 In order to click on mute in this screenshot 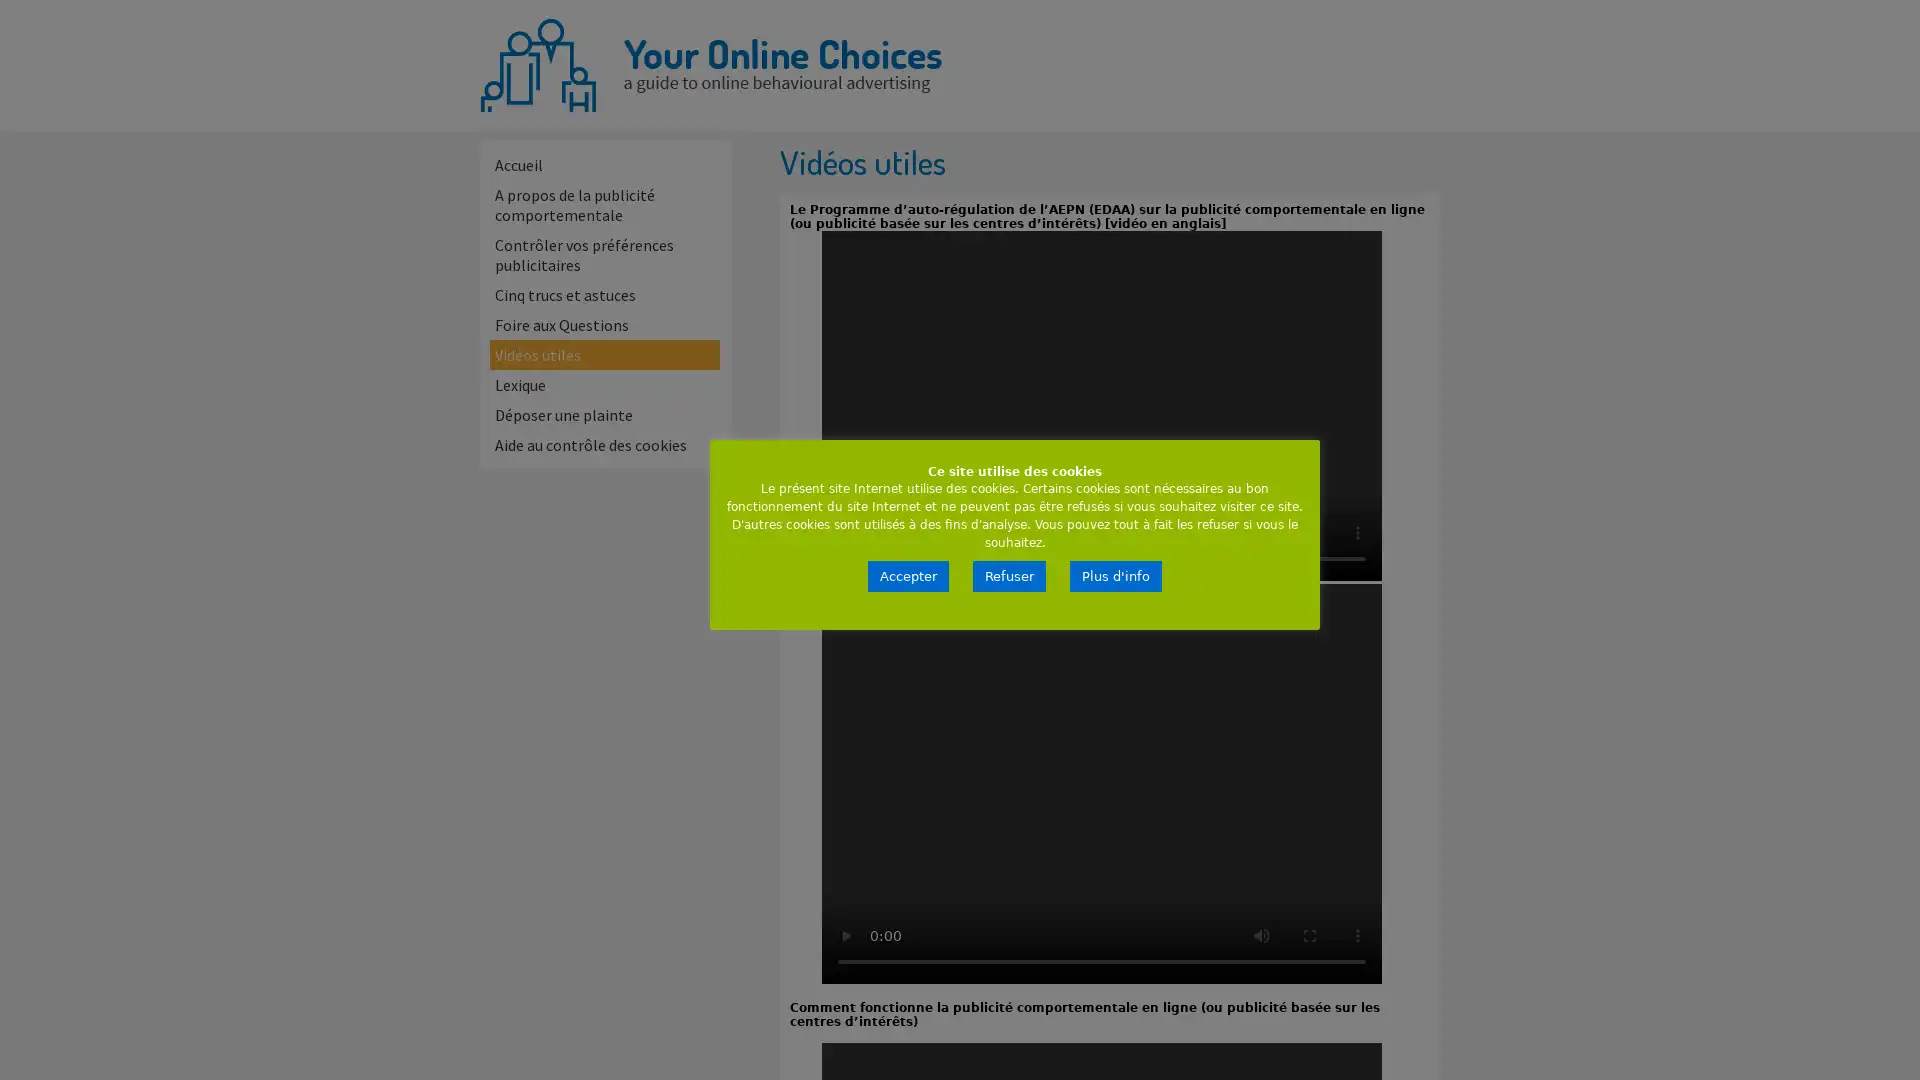, I will do `click(1261, 531)`.